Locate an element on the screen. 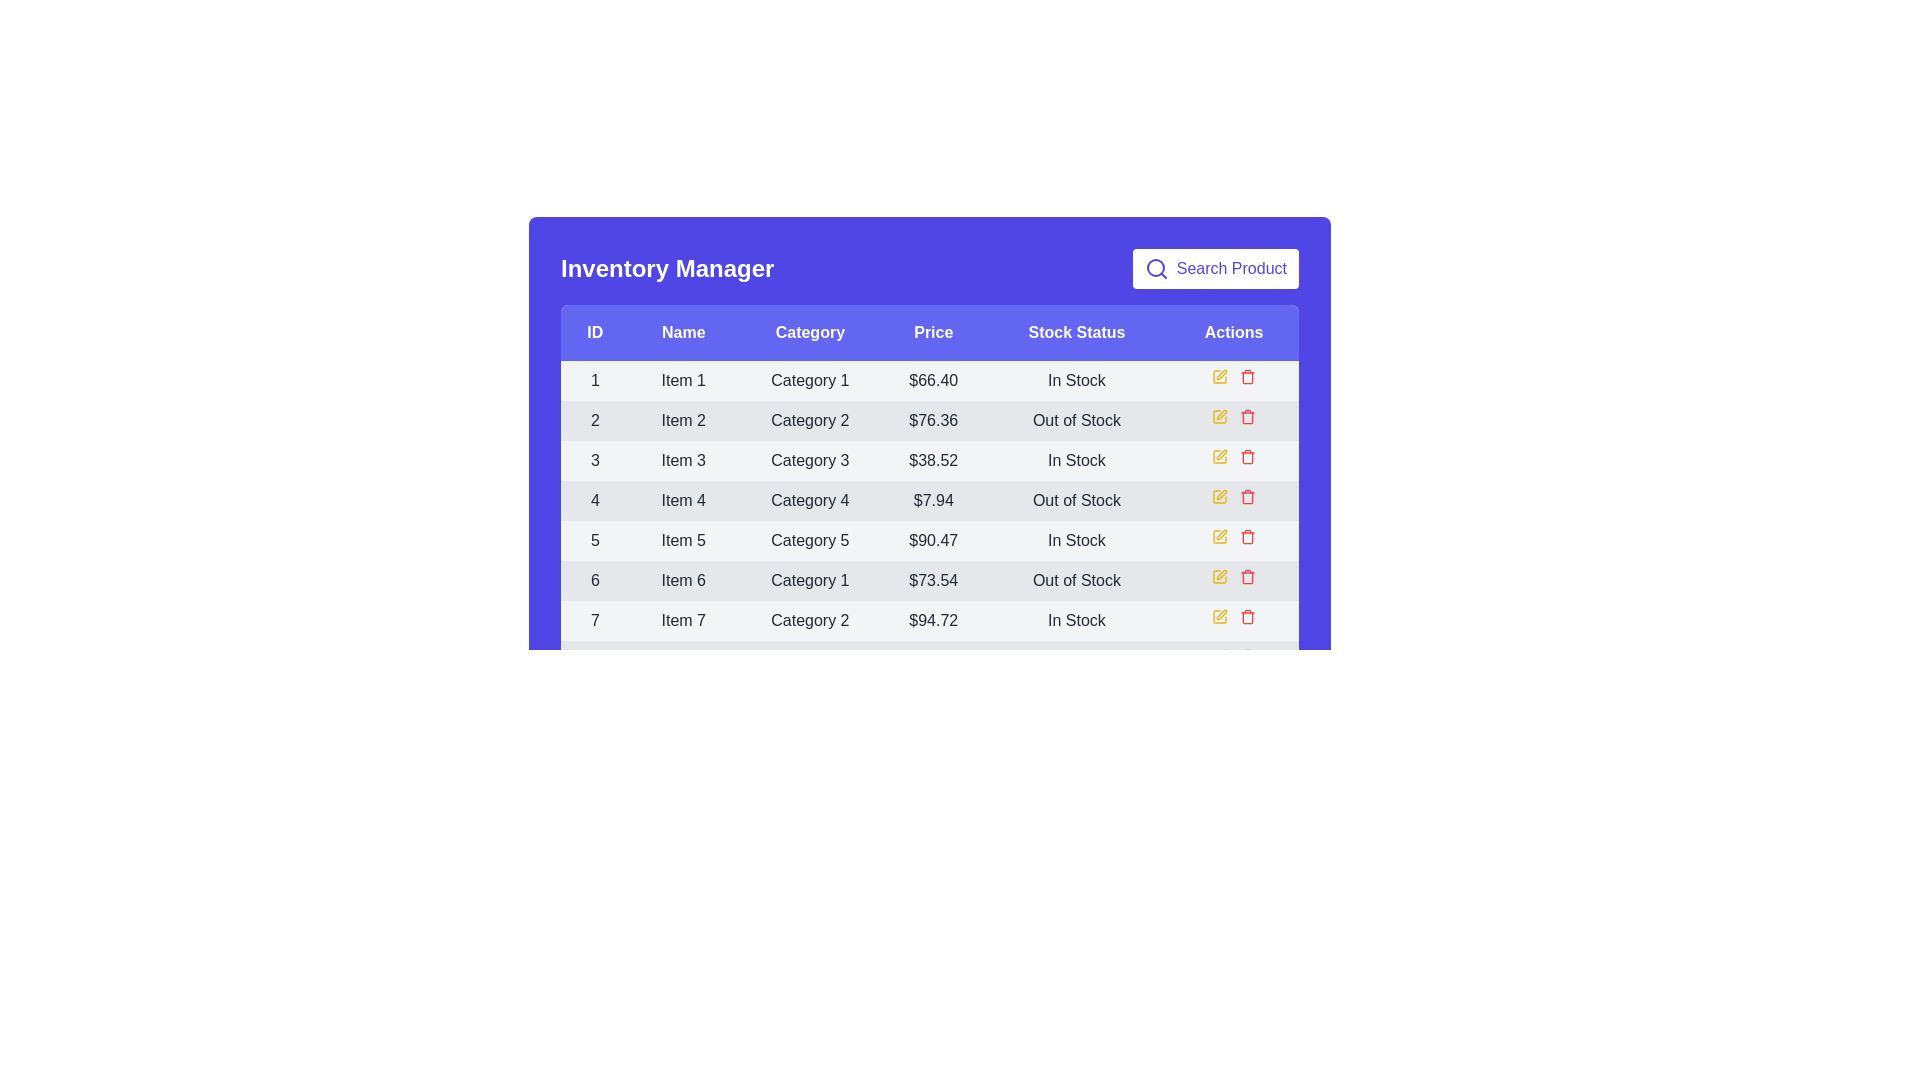  the text 'Item 1' in the first row of the table to select it for copying is located at coordinates (682, 381).